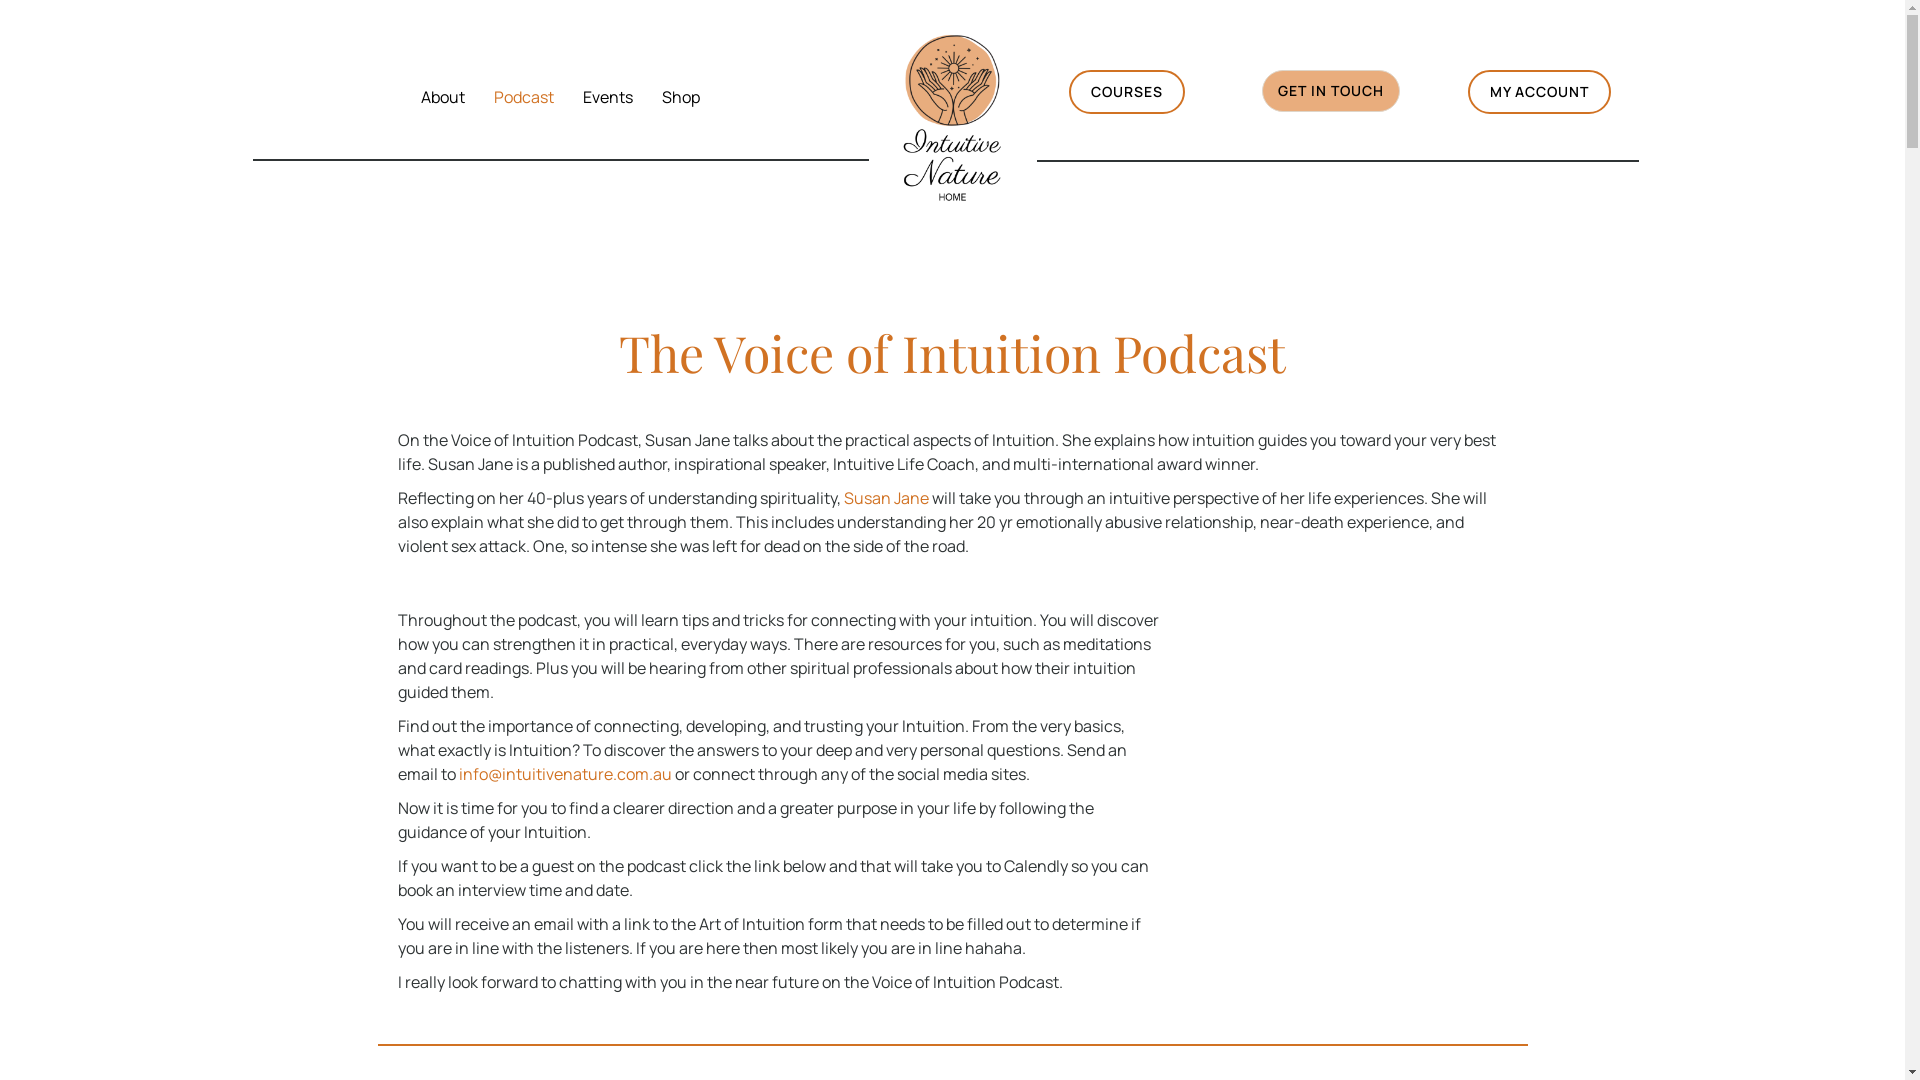 This screenshot has width=1920, height=1080. What do you see at coordinates (563, 773) in the screenshot?
I see `'info@intuitivenature.com.au'` at bounding box center [563, 773].